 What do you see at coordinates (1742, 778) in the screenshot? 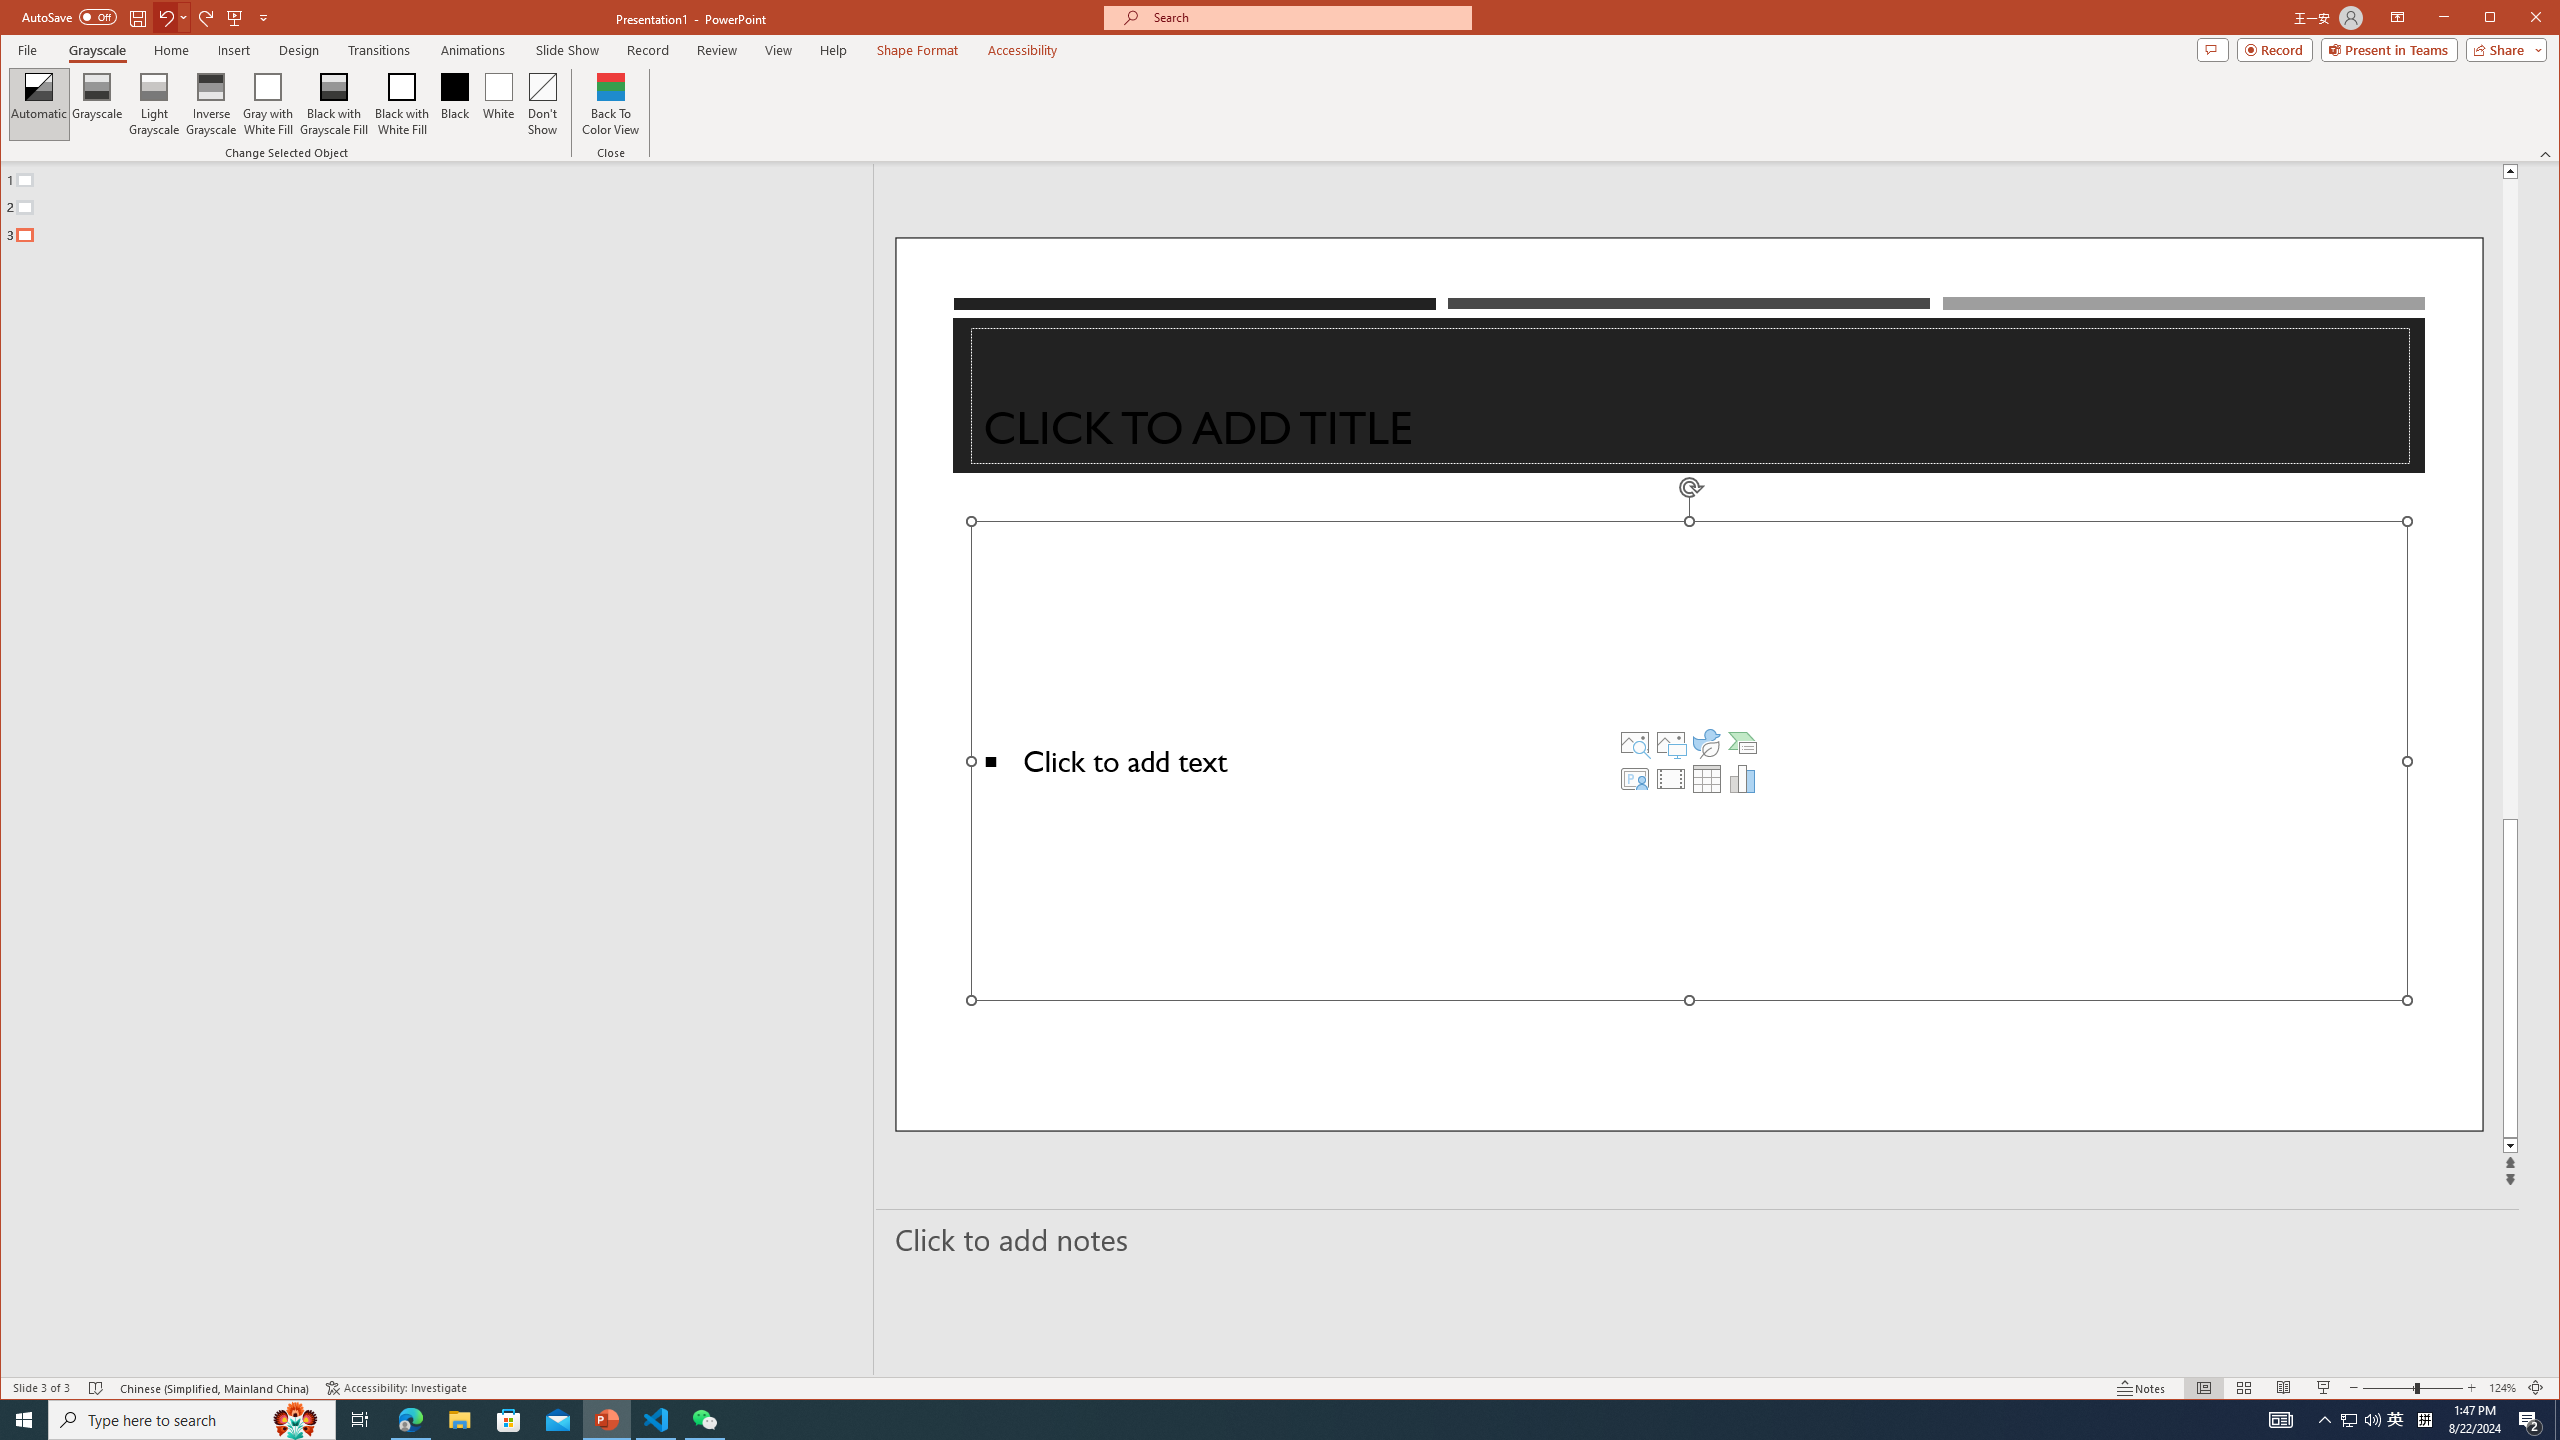
I see `'Insert Chart'` at bounding box center [1742, 778].